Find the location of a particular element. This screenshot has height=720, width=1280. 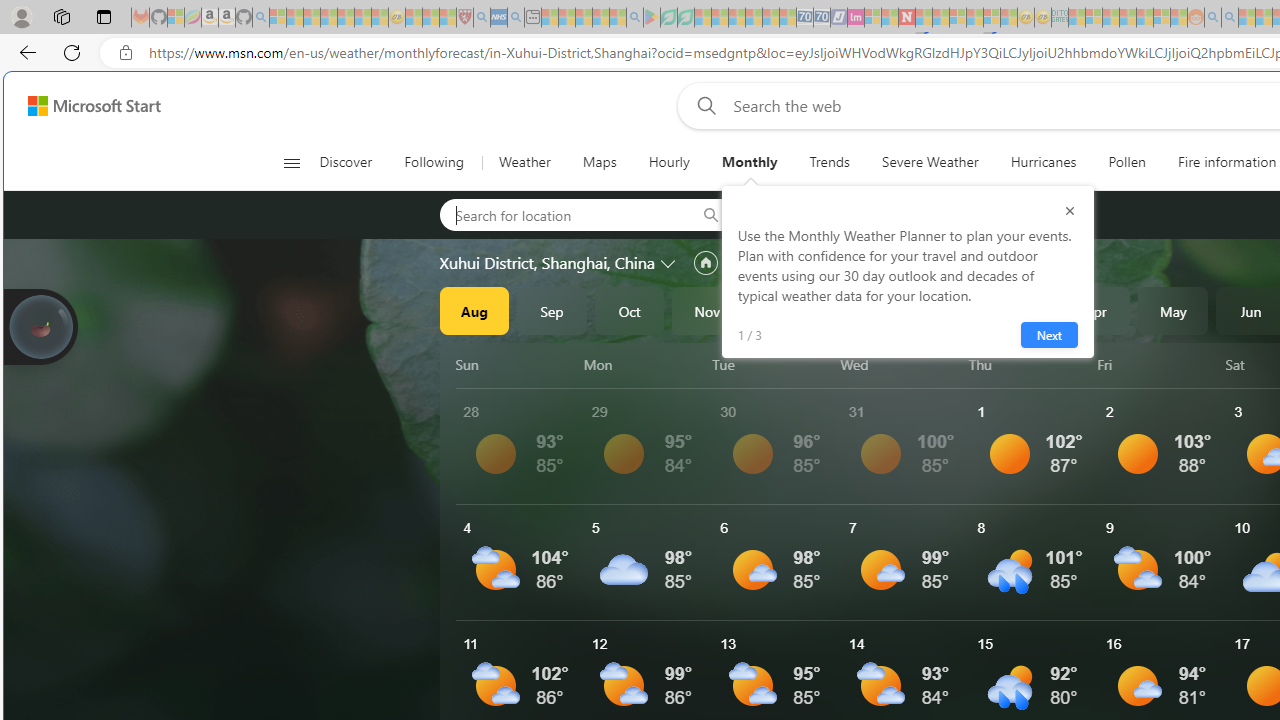

'Join us in planting real trees to help our planet!' is located at coordinates (40, 324).